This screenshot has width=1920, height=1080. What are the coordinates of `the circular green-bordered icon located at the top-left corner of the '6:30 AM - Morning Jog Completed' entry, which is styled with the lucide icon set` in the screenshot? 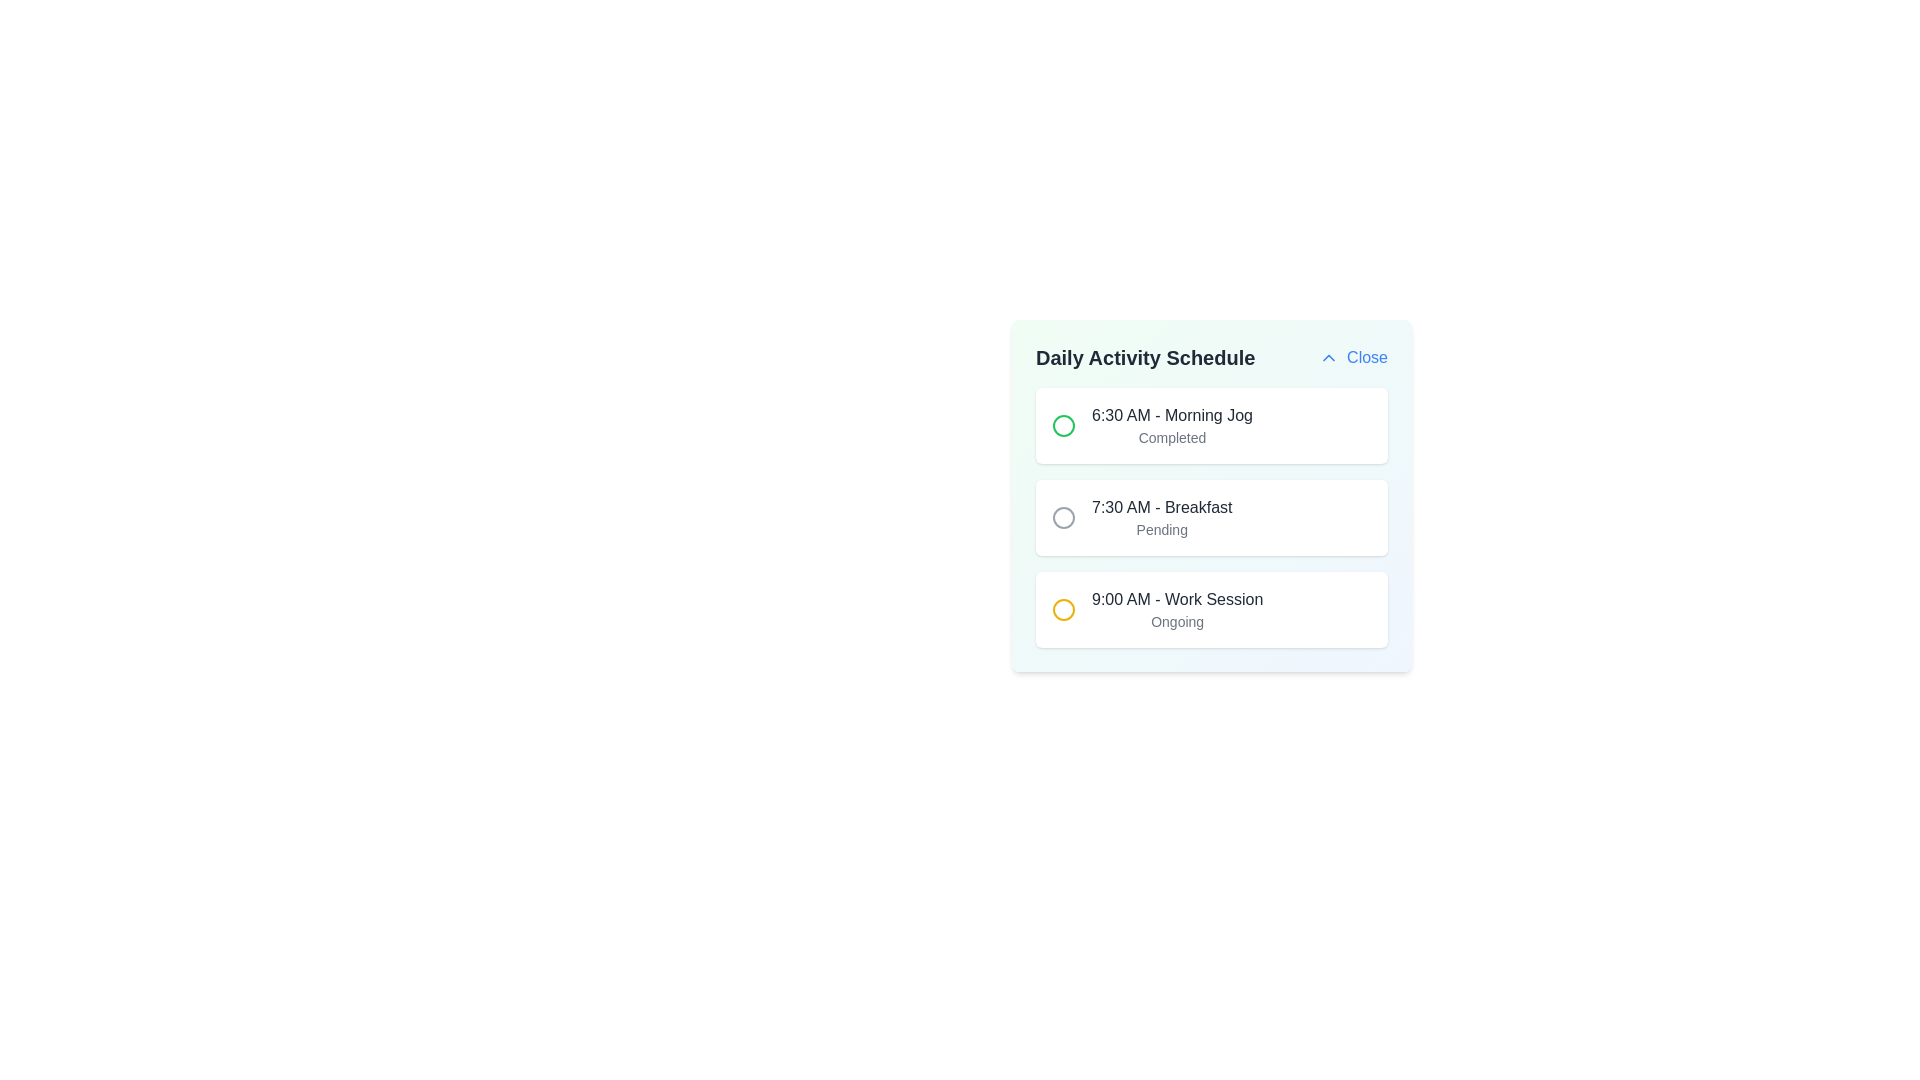 It's located at (1063, 424).